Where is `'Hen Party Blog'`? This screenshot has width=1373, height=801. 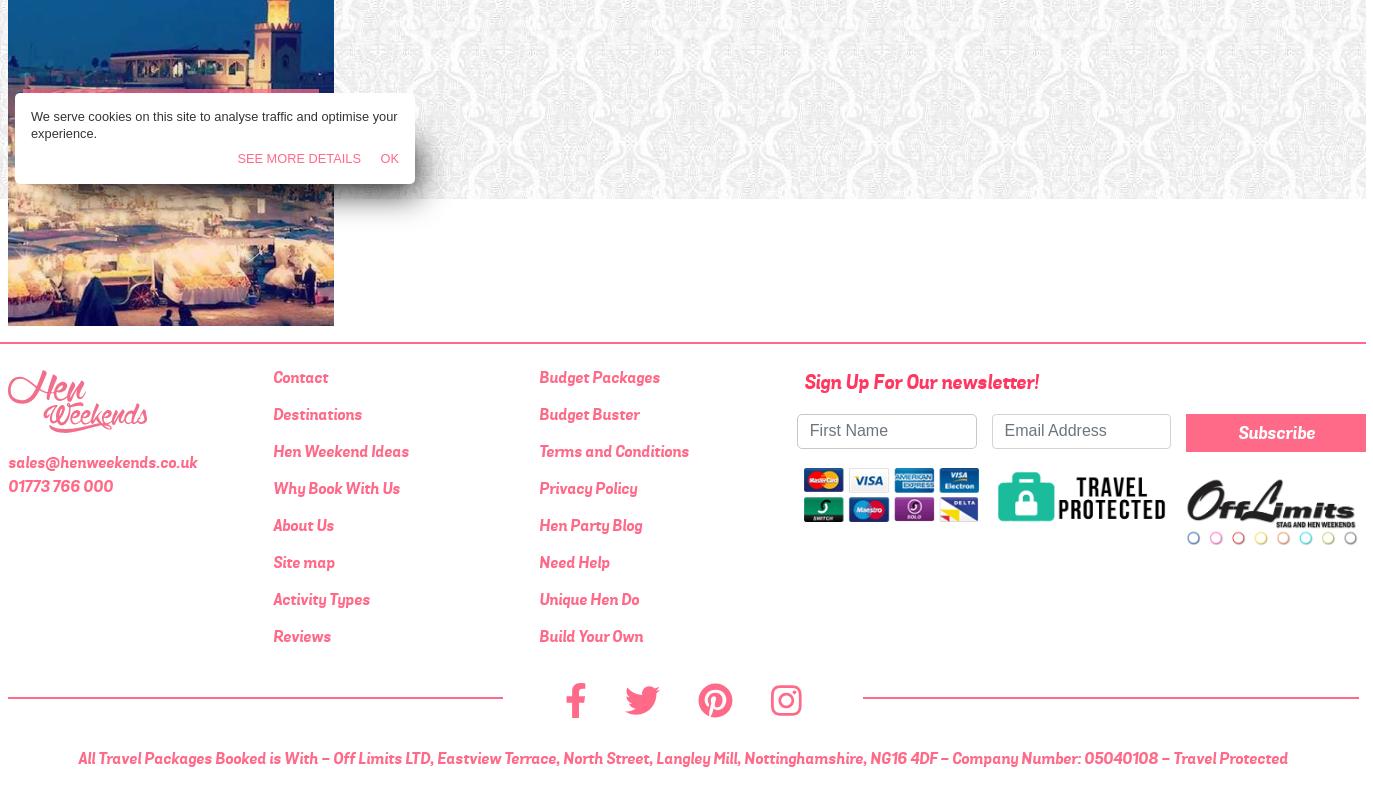
'Hen Party Blog' is located at coordinates (536, 524).